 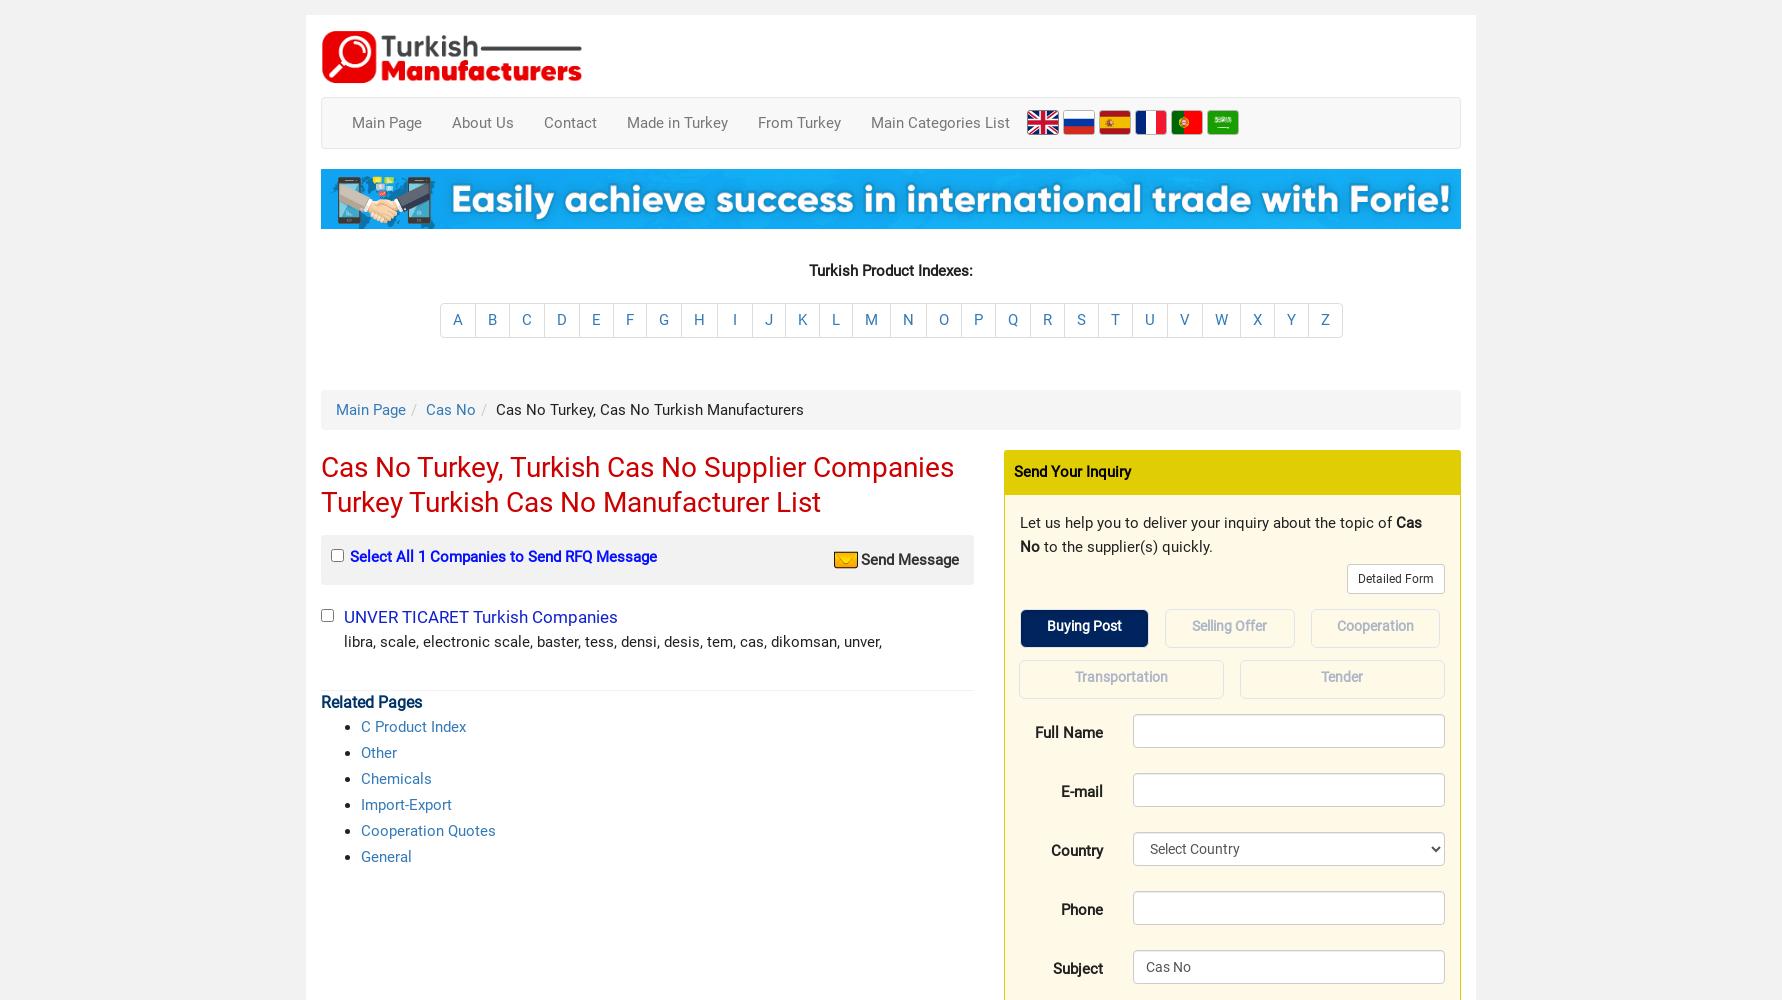 I want to click on 'Cas No Turkey, Turkish Cas No Supplier Companies Turkey Turkish Cas No Manufacturer List', so click(x=636, y=484).